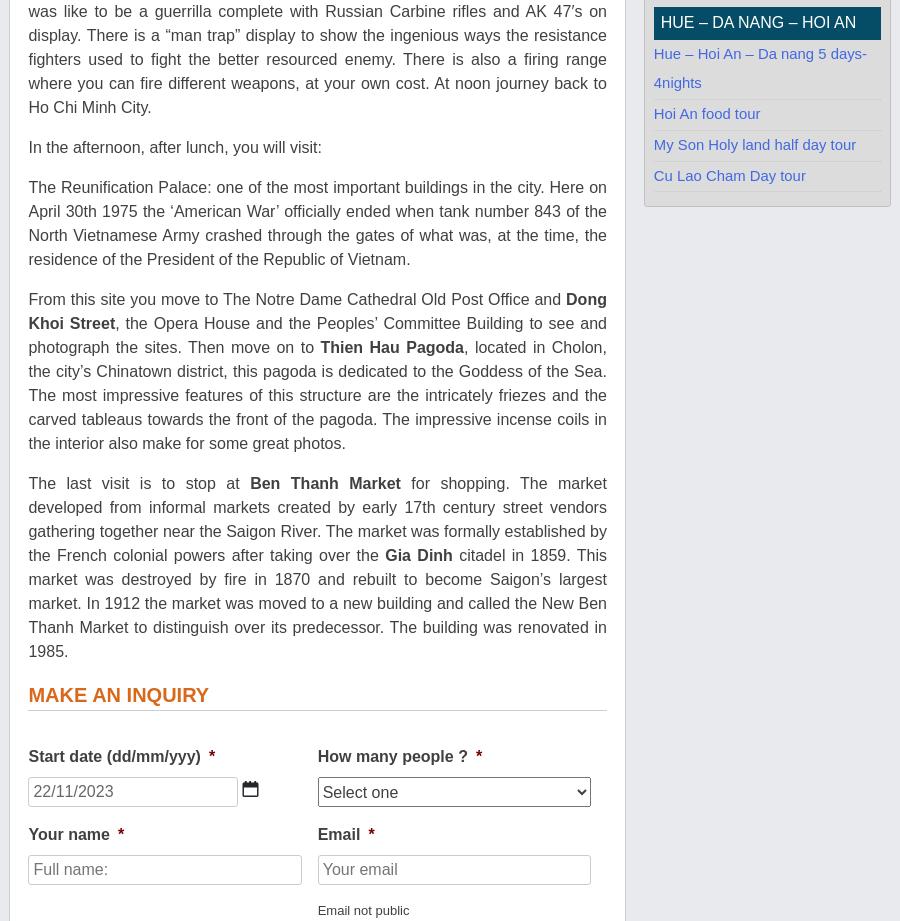 The width and height of the screenshot is (900, 921). What do you see at coordinates (138, 482) in the screenshot?
I see `'The last visit is to stop at'` at bounding box center [138, 482].